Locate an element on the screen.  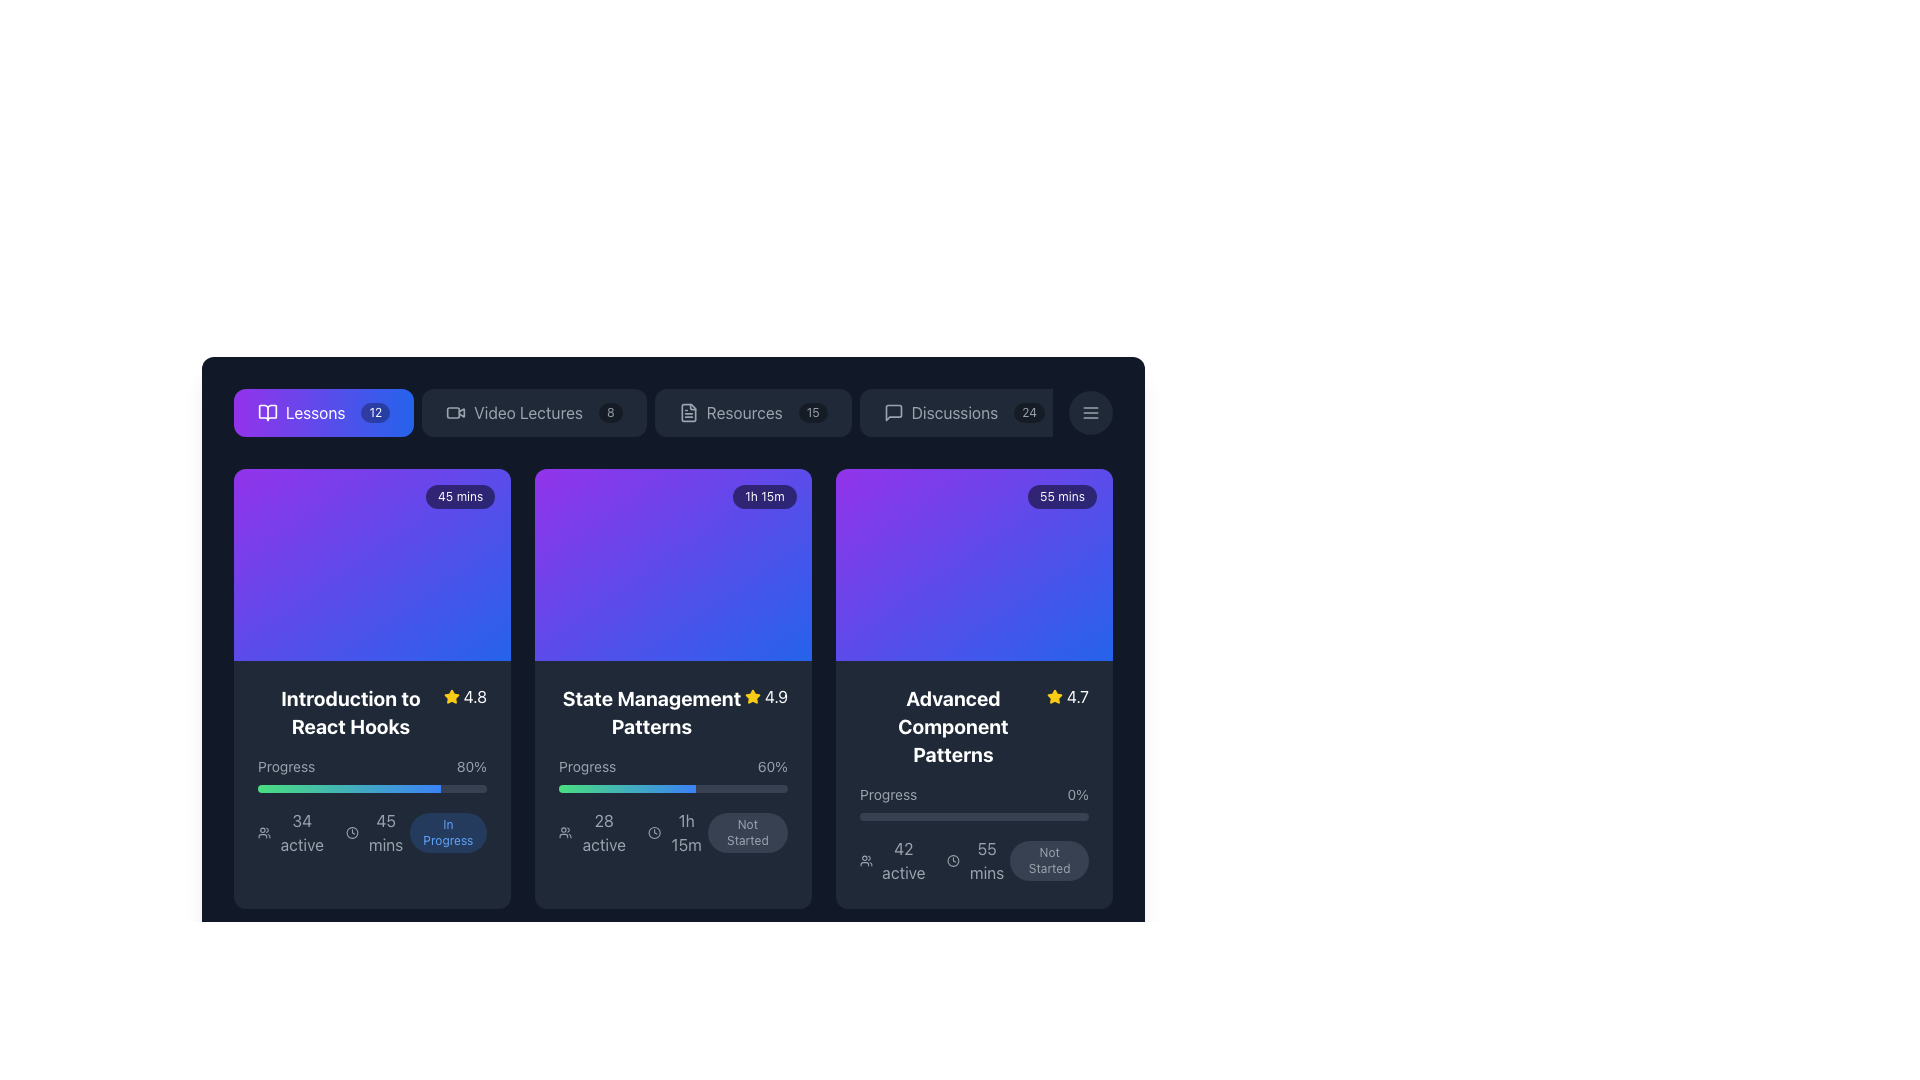
the Informational card with the header 'State Management Patterns' which is the second card in a row of three, to interact with it is located at coordinates (673, 688).